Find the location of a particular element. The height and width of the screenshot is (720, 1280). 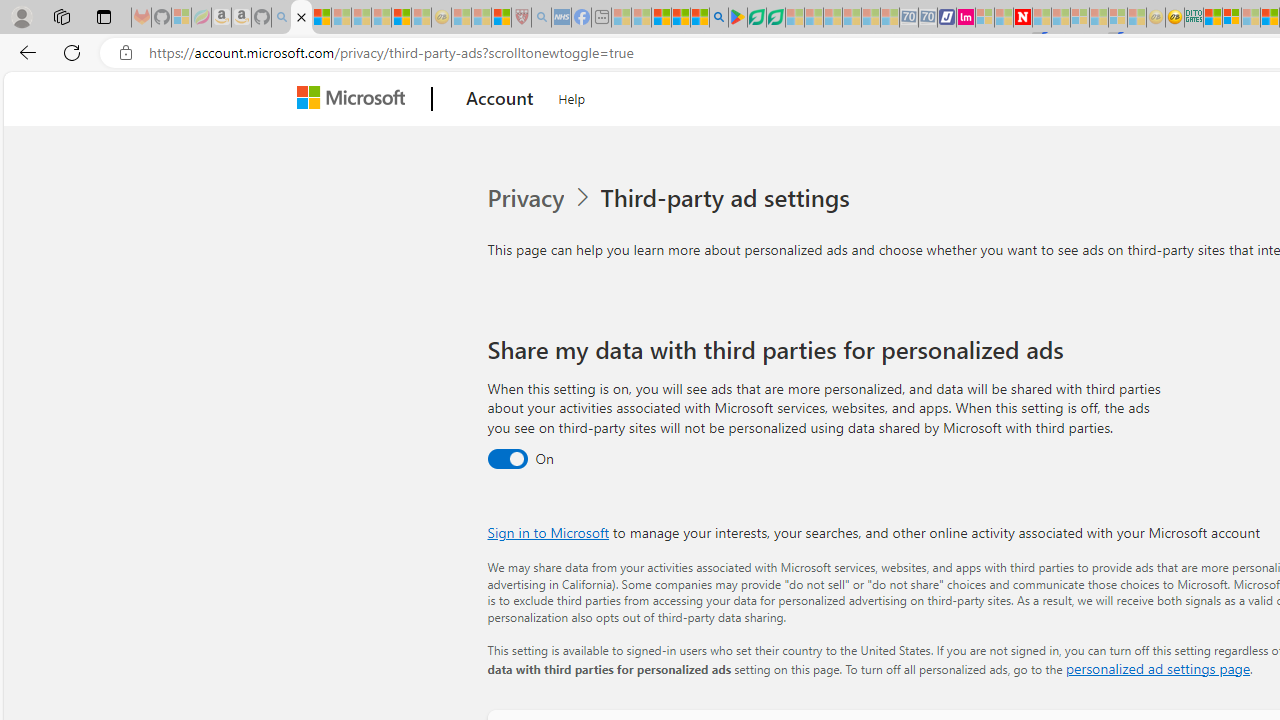

'Third party data sharing toggle' is located at coordinates (506, 459).